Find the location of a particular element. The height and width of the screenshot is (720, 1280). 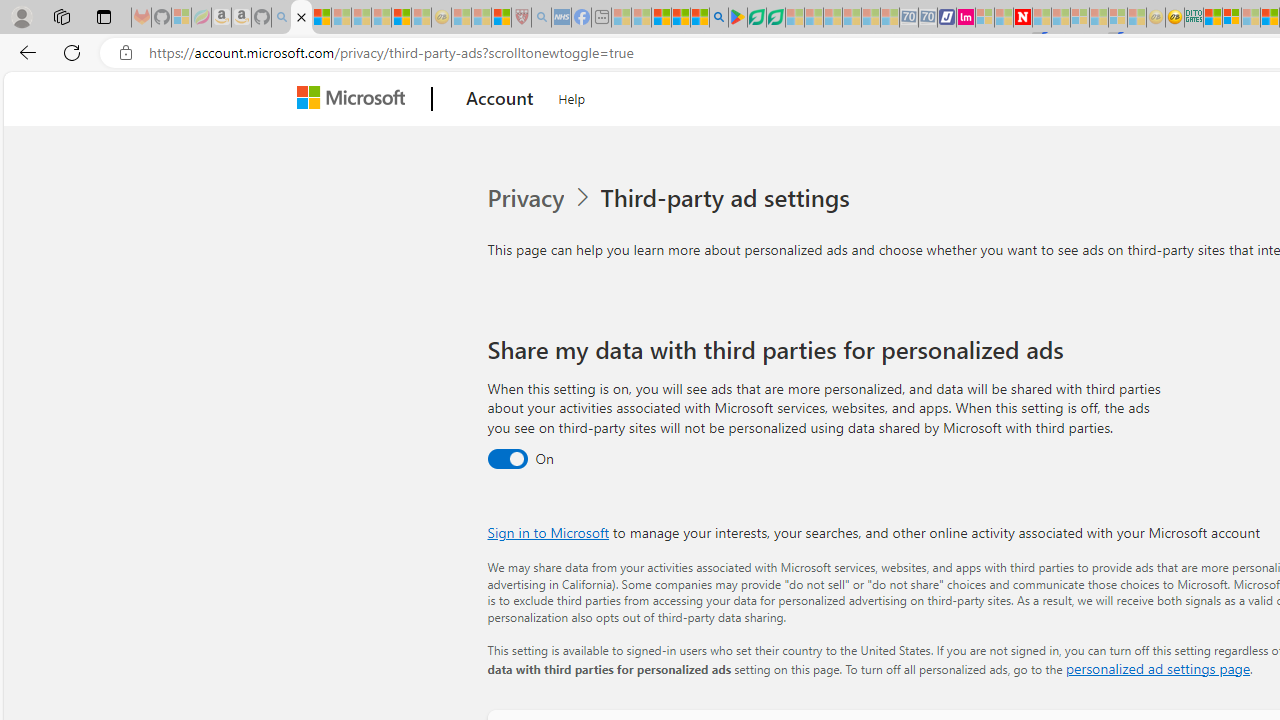

'Third party data sharing toggle' is located at coordinates (506, 459).